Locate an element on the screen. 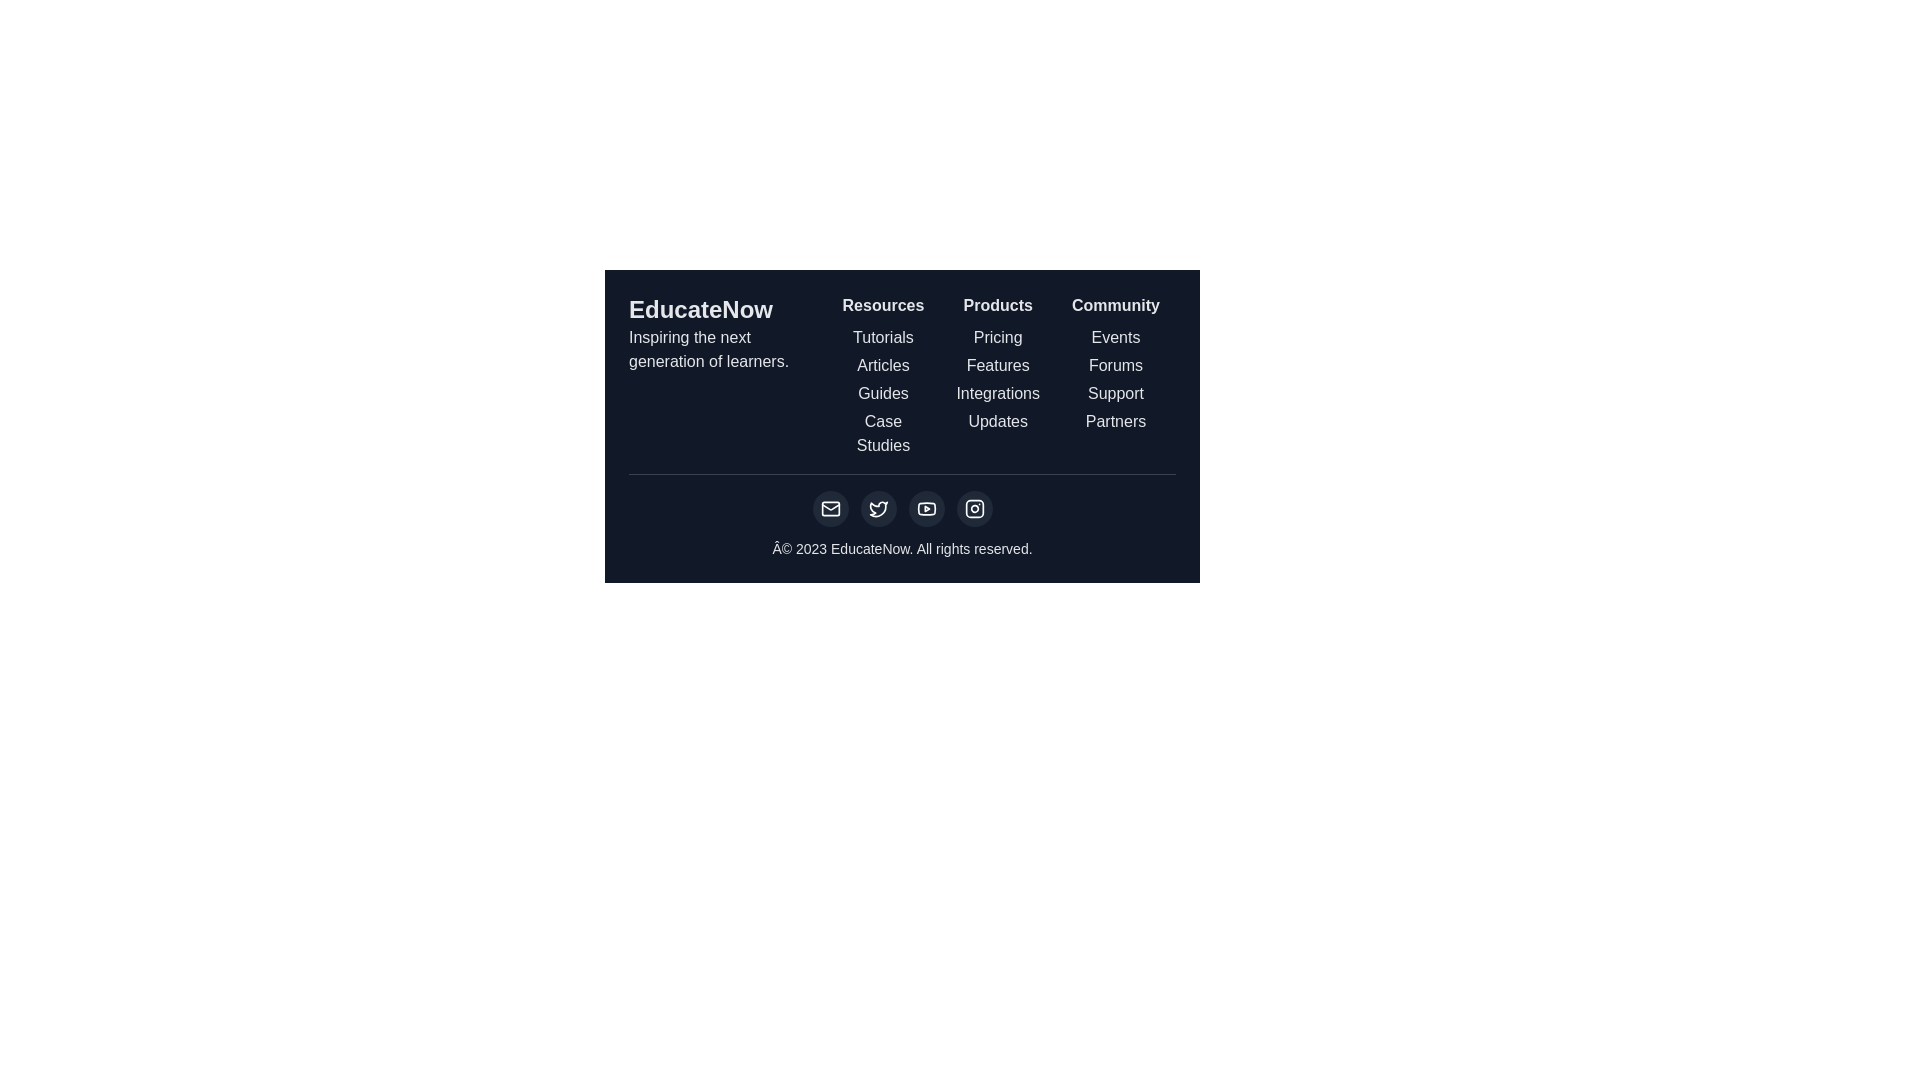 This screenshot has height=1080, width=1920. the envelope icon button located at the bottom center of the footer is located at coordinates (830, 508).